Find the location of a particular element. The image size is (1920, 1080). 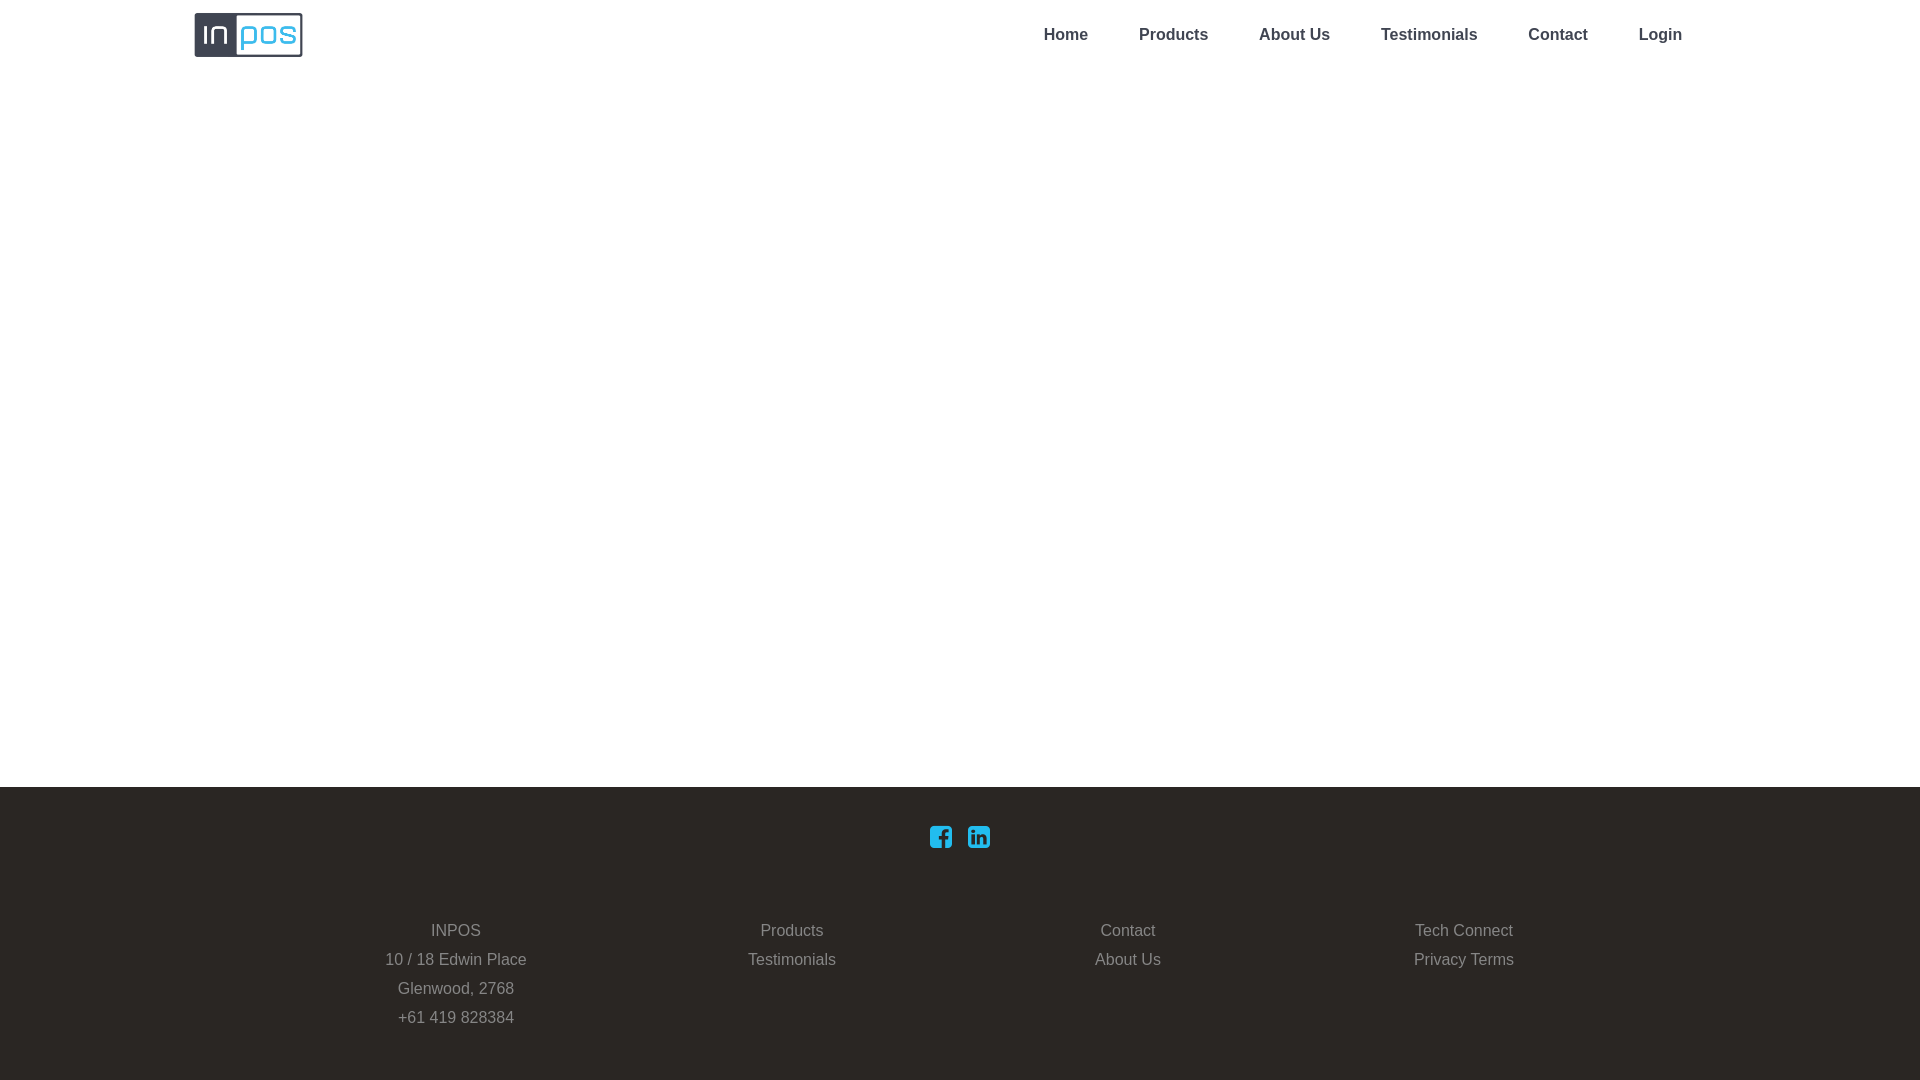

'Products' is located at coordinates (791, 930).